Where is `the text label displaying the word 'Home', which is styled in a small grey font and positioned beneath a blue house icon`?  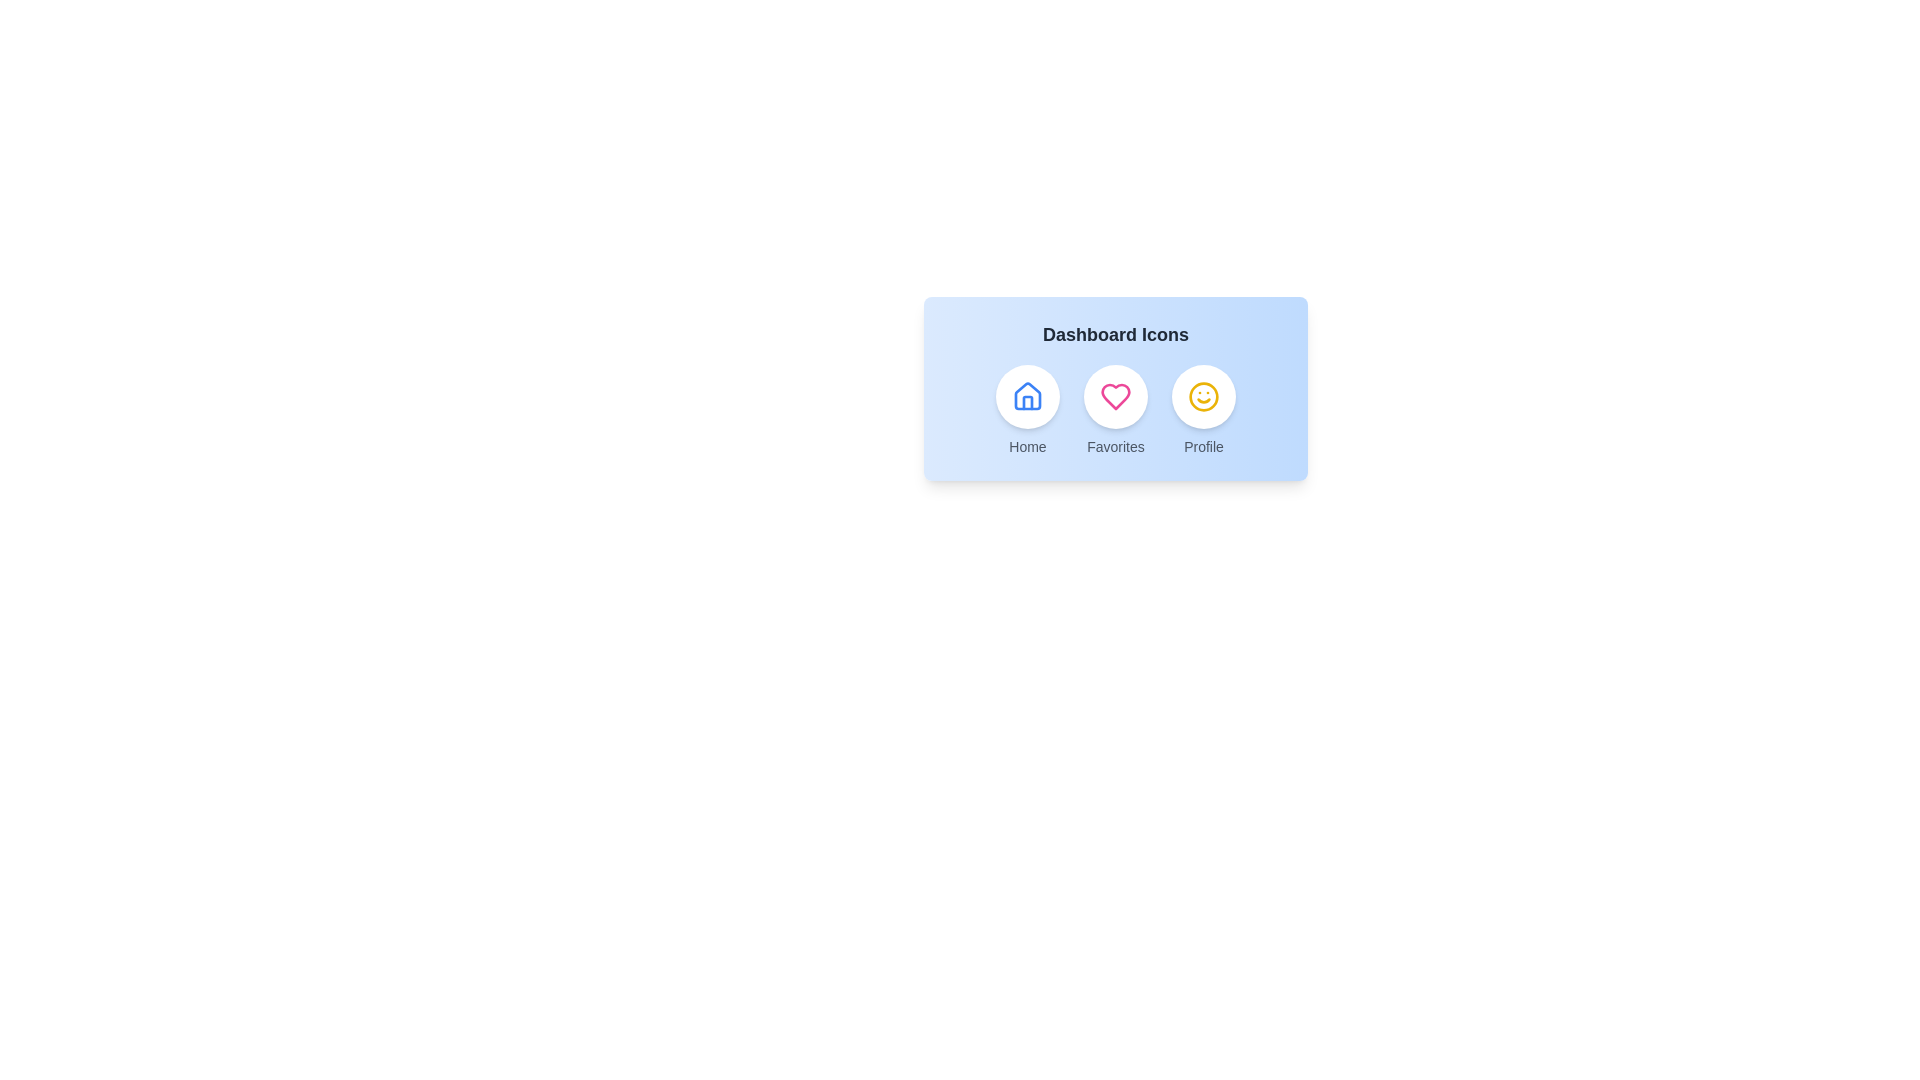
the text label displaying the word 'Home', which is styled in a small grey font and positioned beneath a blue house icon is located at coordinates (1027, 446).